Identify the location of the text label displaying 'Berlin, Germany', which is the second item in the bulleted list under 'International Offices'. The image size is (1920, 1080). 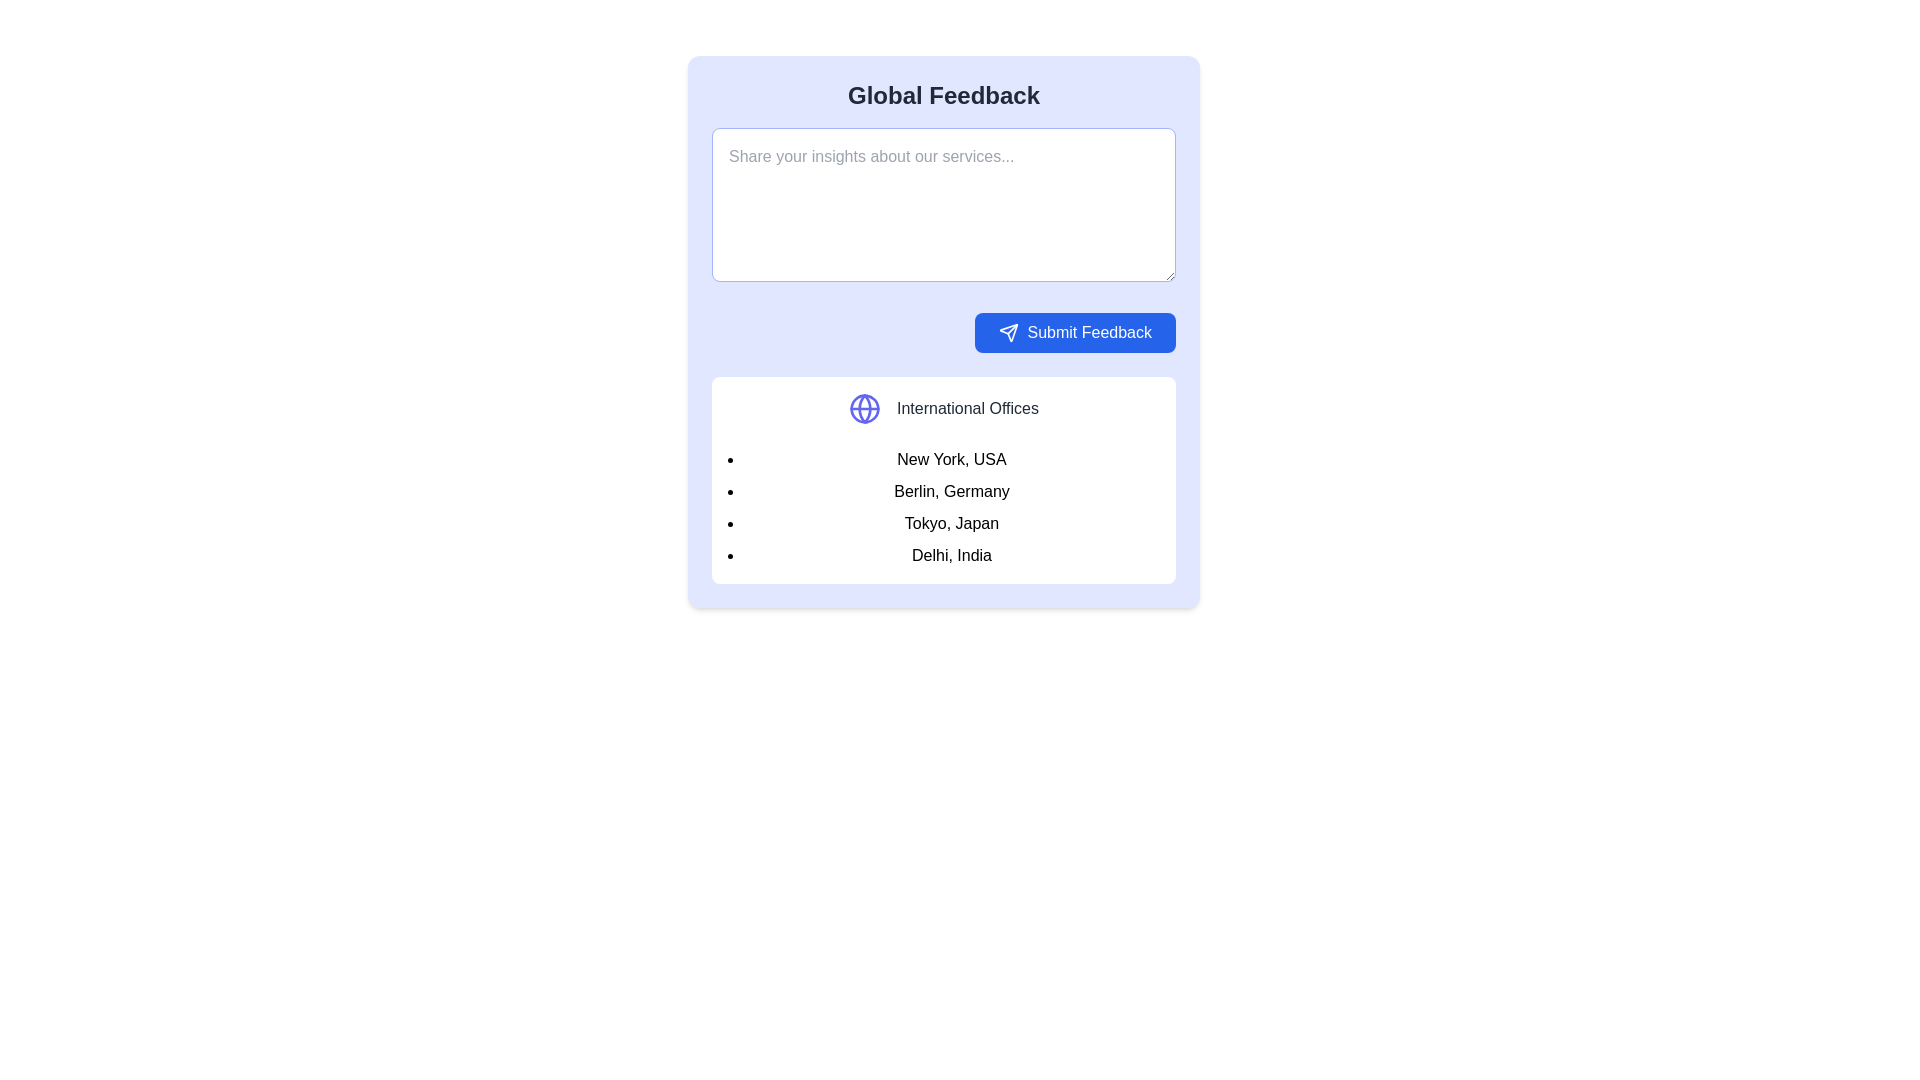
(950, 492).